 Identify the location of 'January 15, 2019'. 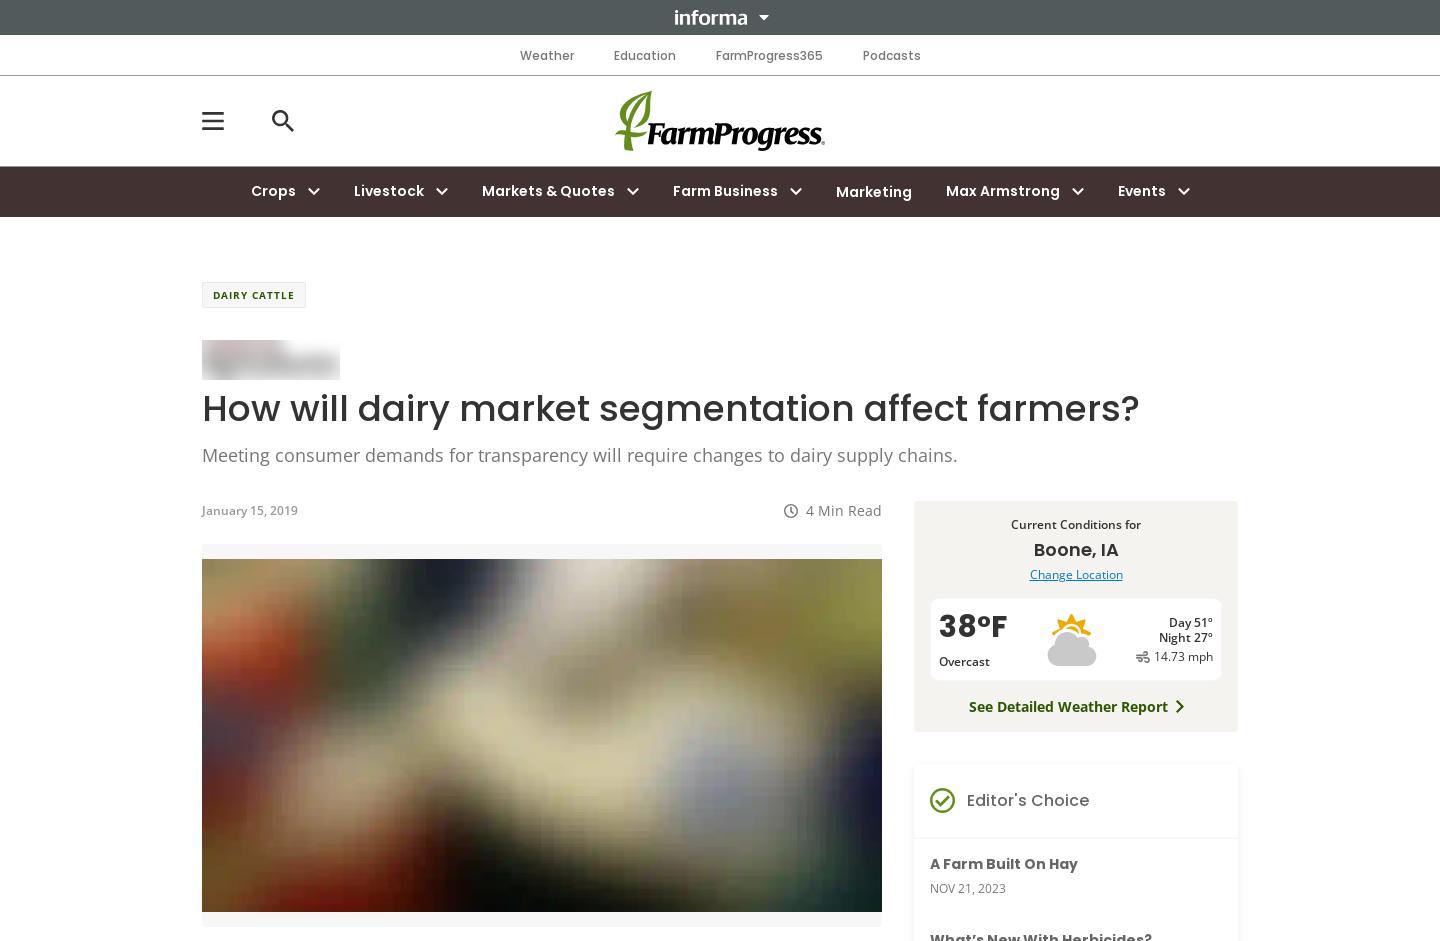
(202, 509).